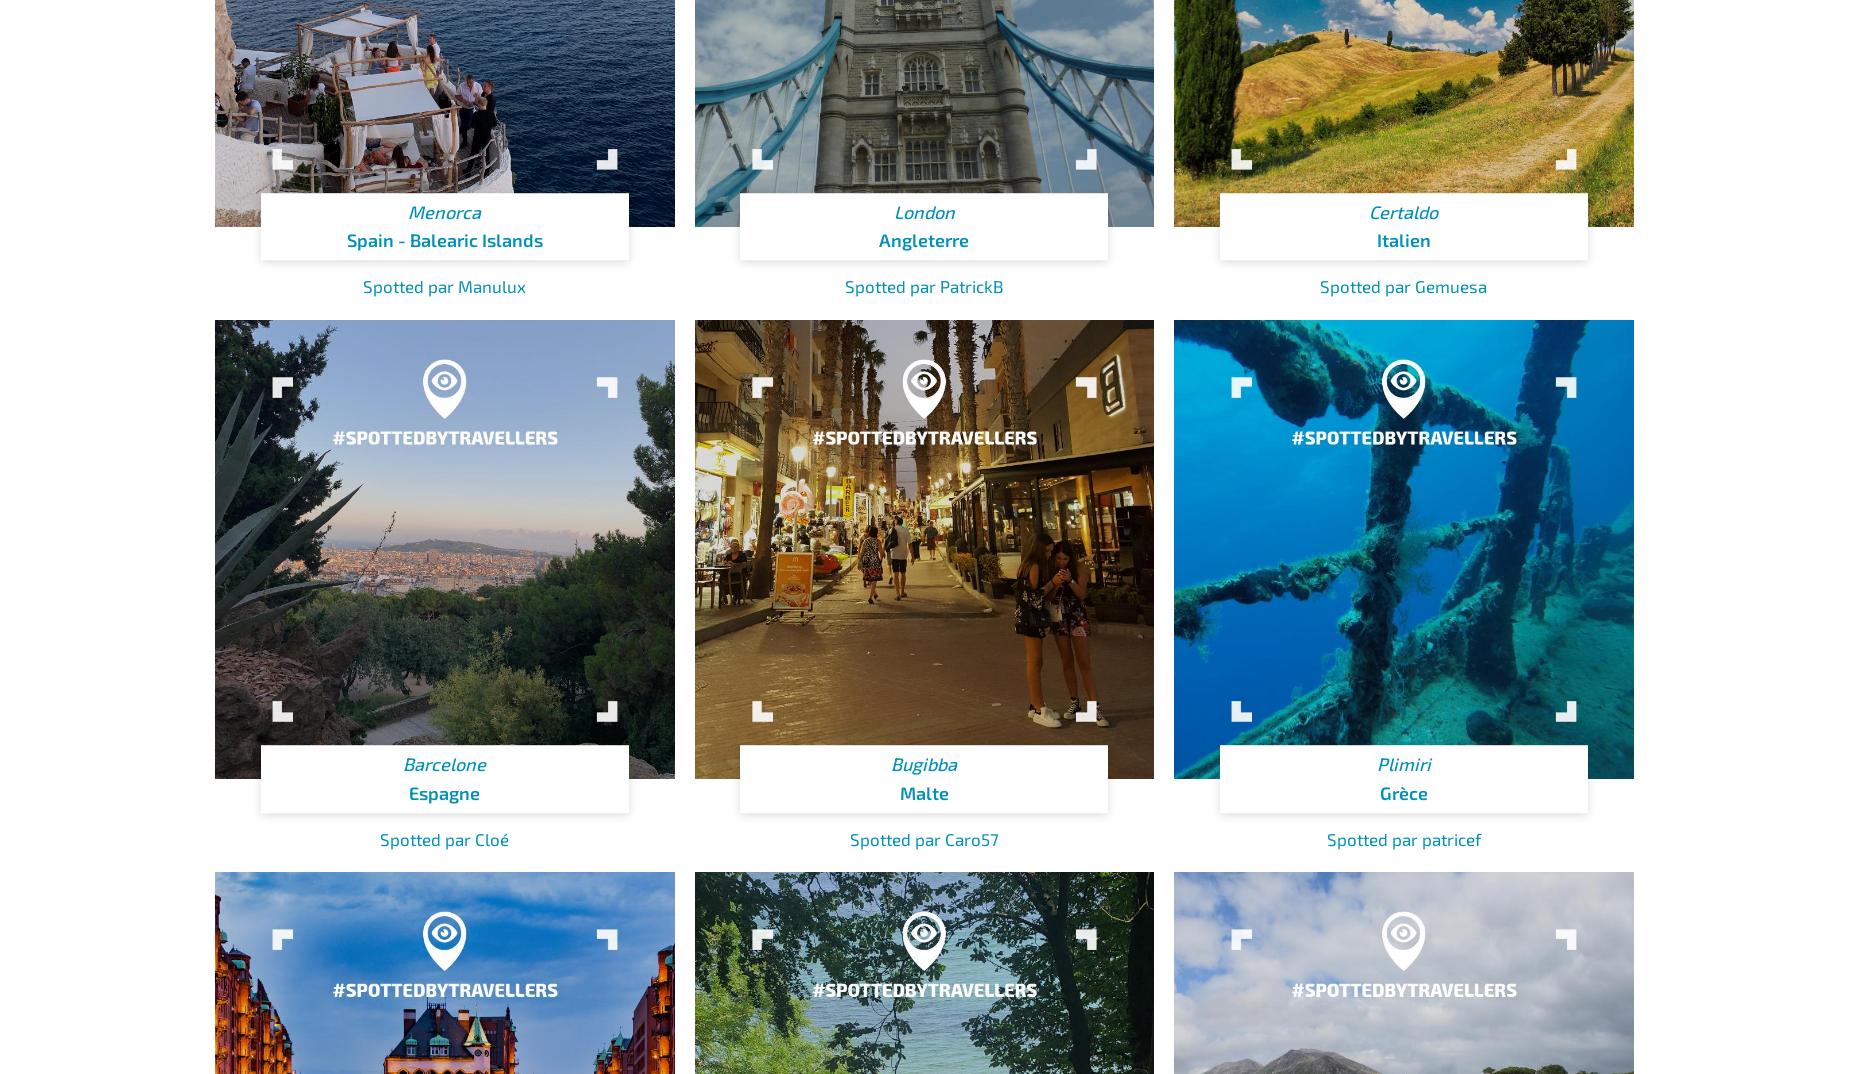  What do you see at coordinates (1403, 838) in the screenshot?
I see `'Spotted par patricef'` at bounding box center [1403, 838].